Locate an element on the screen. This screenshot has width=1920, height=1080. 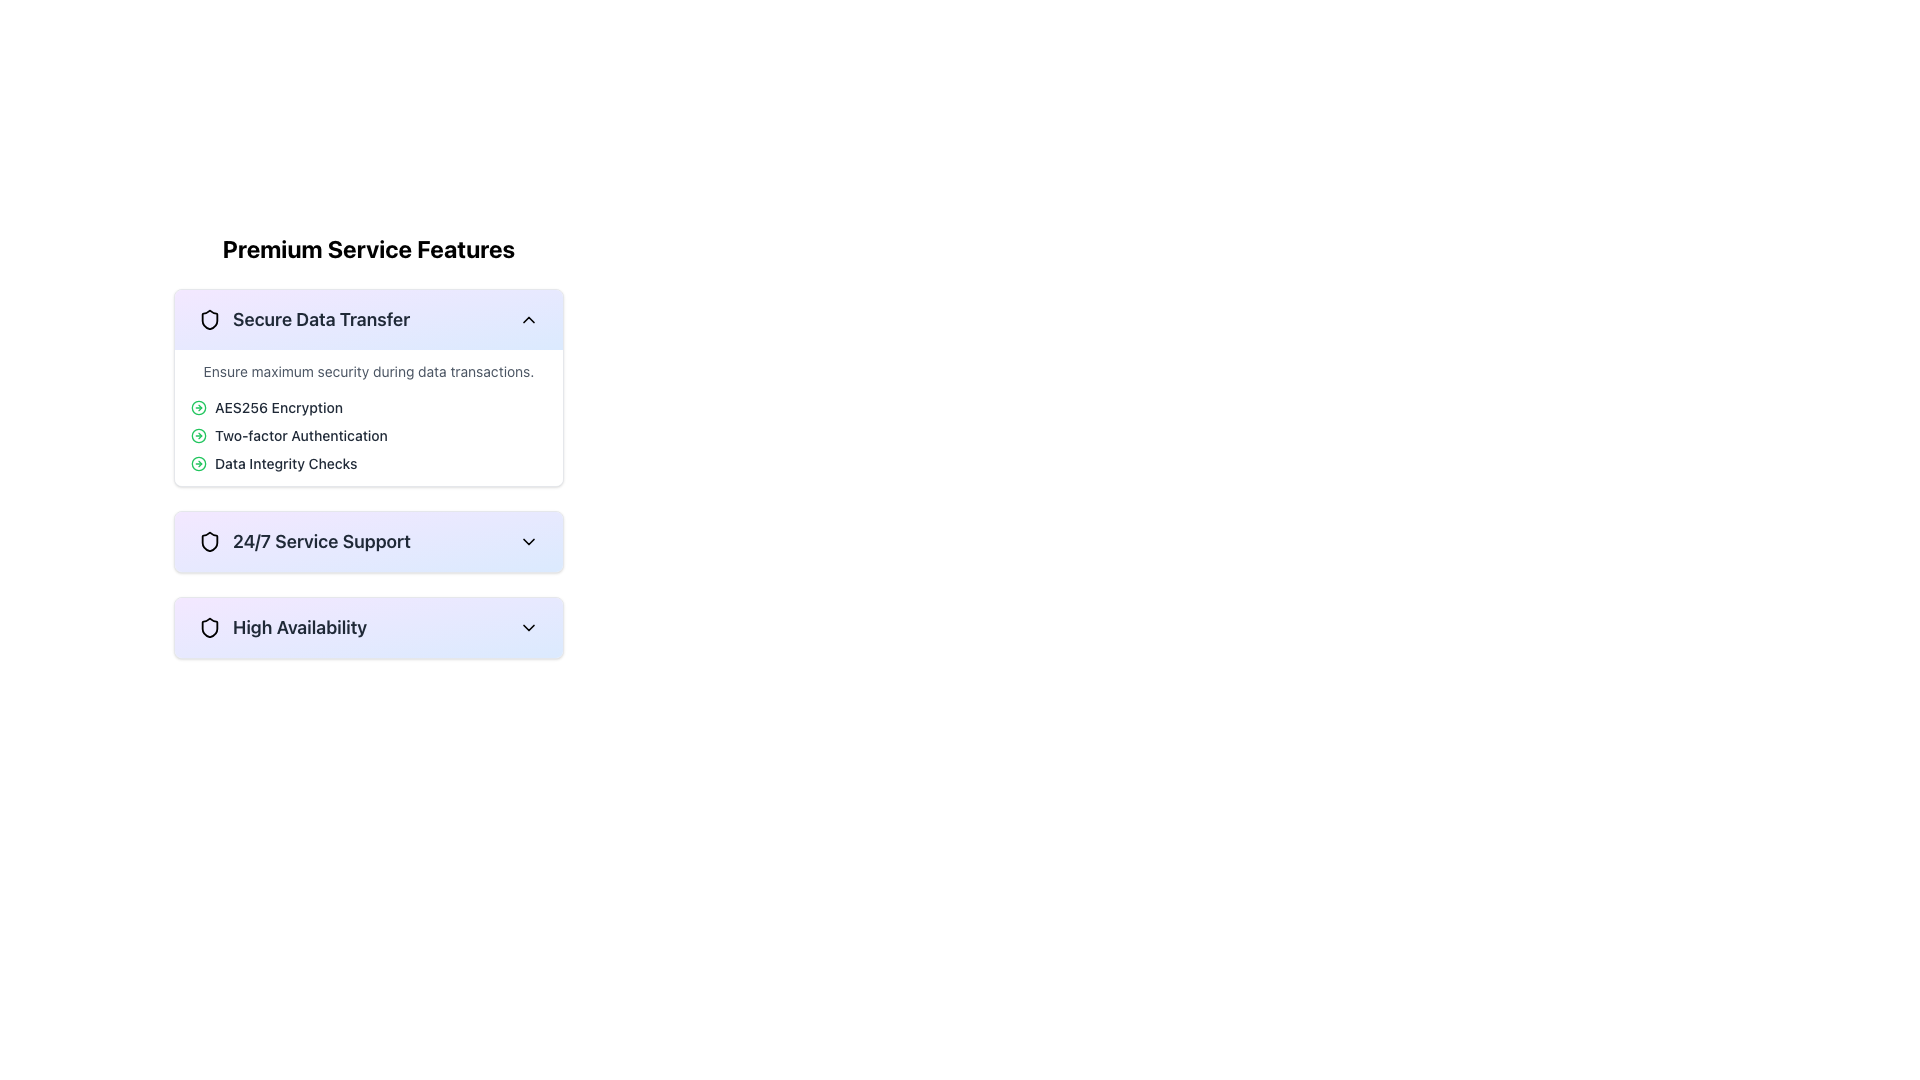
the circular decorative component within the 'Secure Data Transfer' icon for navigation is located at coordinates (198, 434).